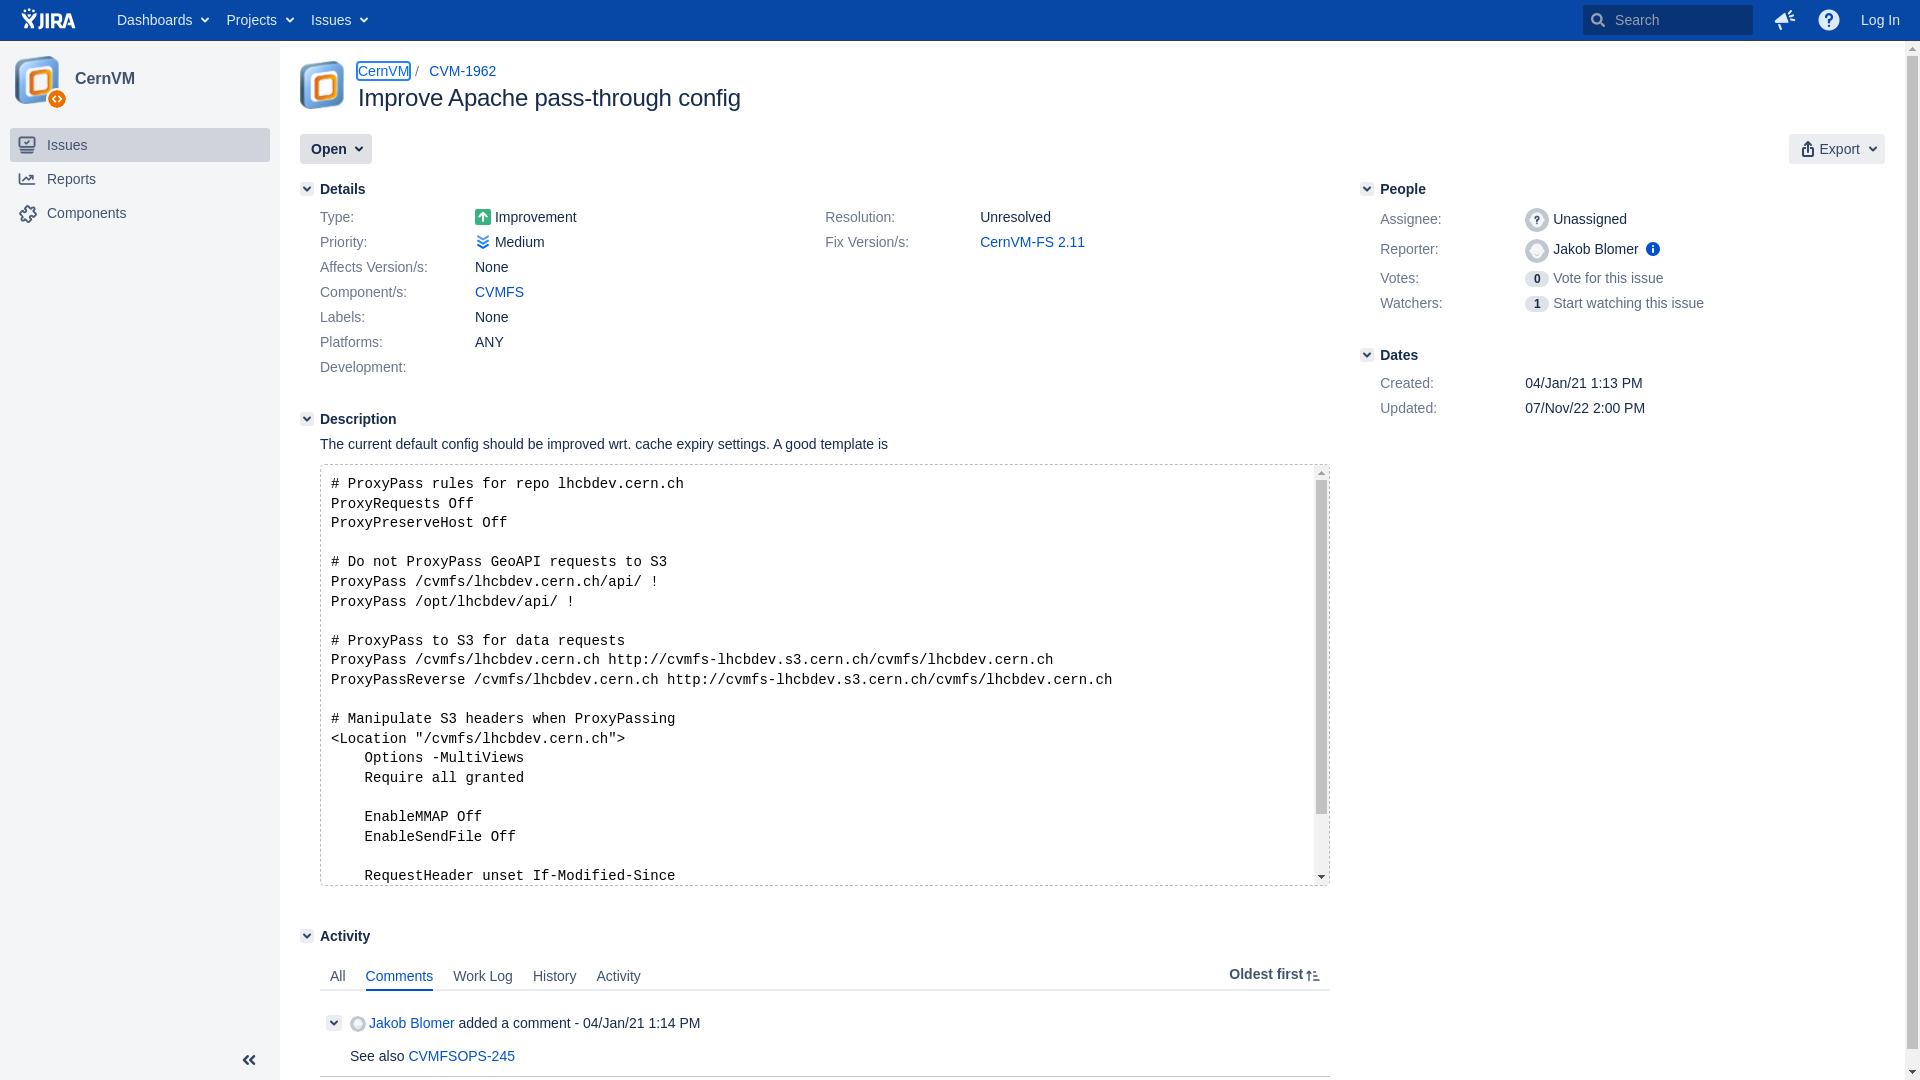 This screenshot has width=1920, height=1080. Describe the element at coordinates (979, 241) in the screenshot. I see `'CernVM-FS 2.11'` at that location.